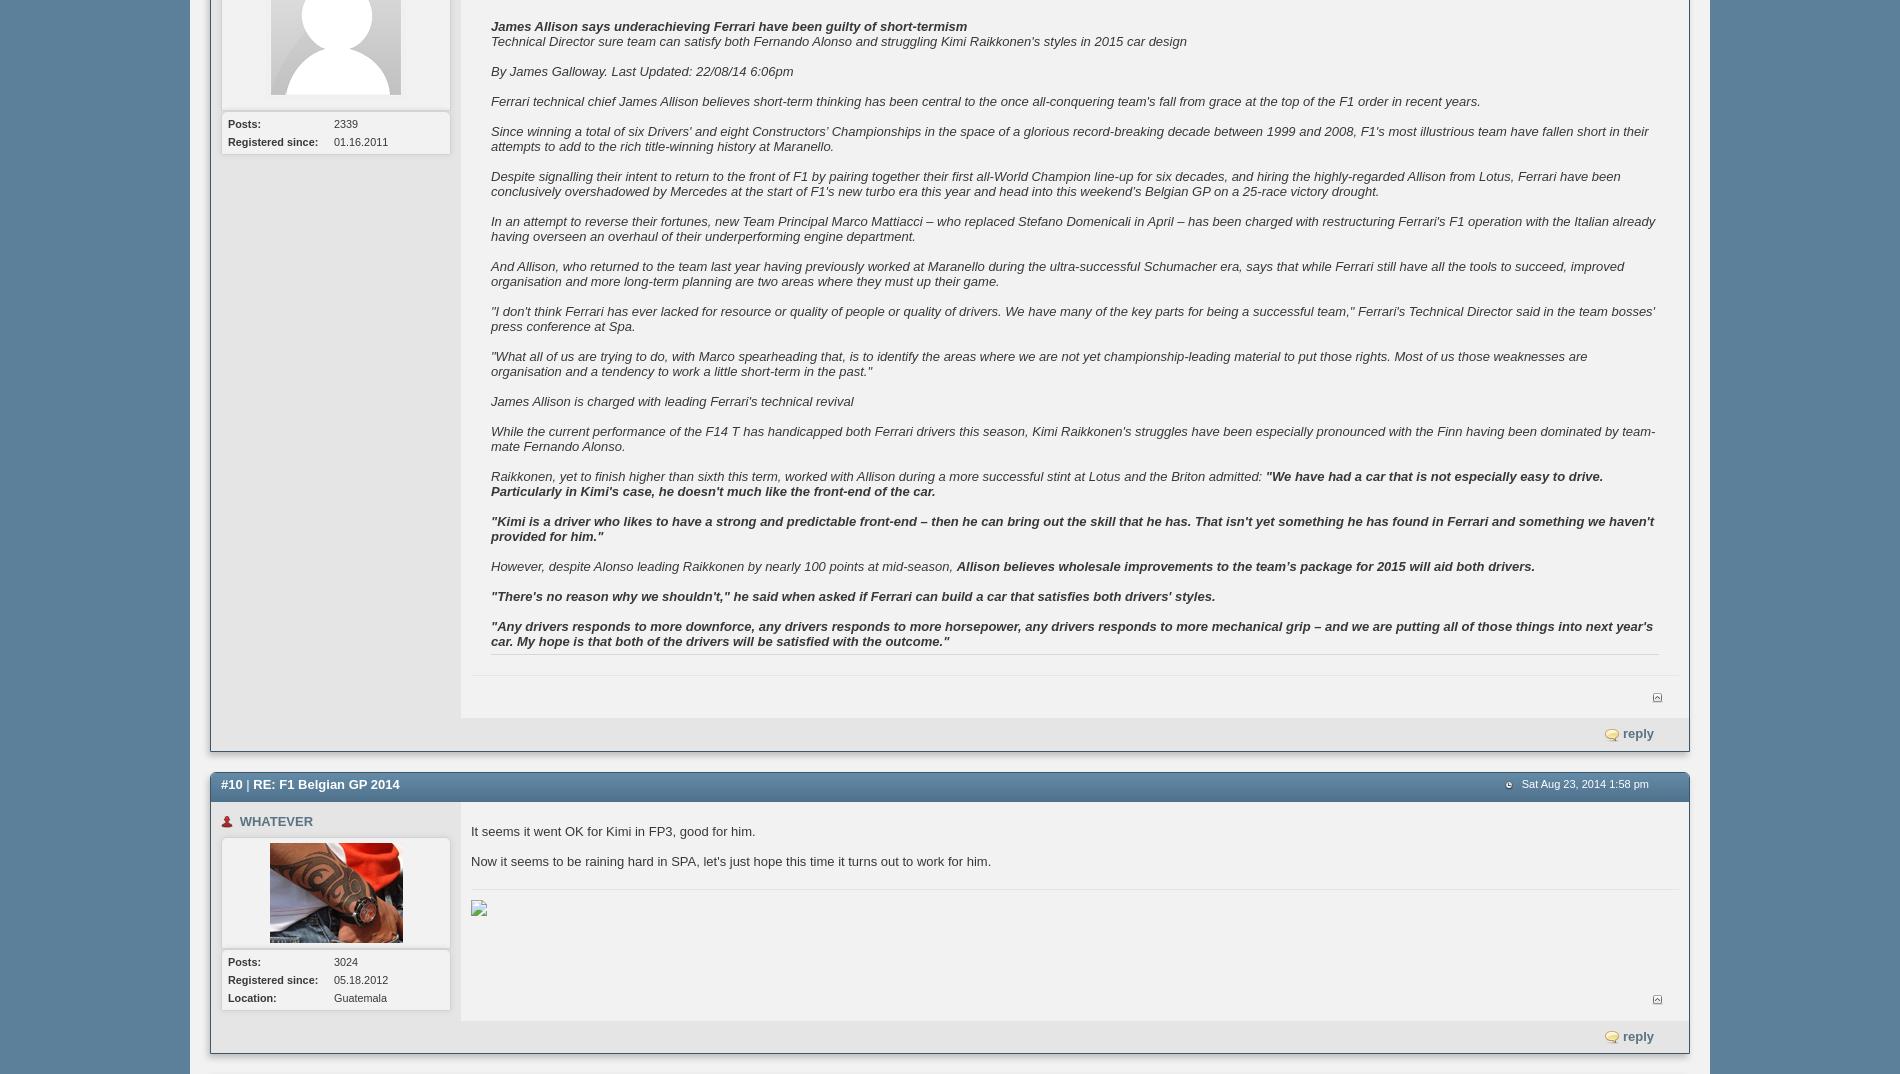 The width and height of the screenshot is (1900, 1074). Describe the element at coordinates (360, 977) in the screenshot. I see `'05.18.2012'` at that location.